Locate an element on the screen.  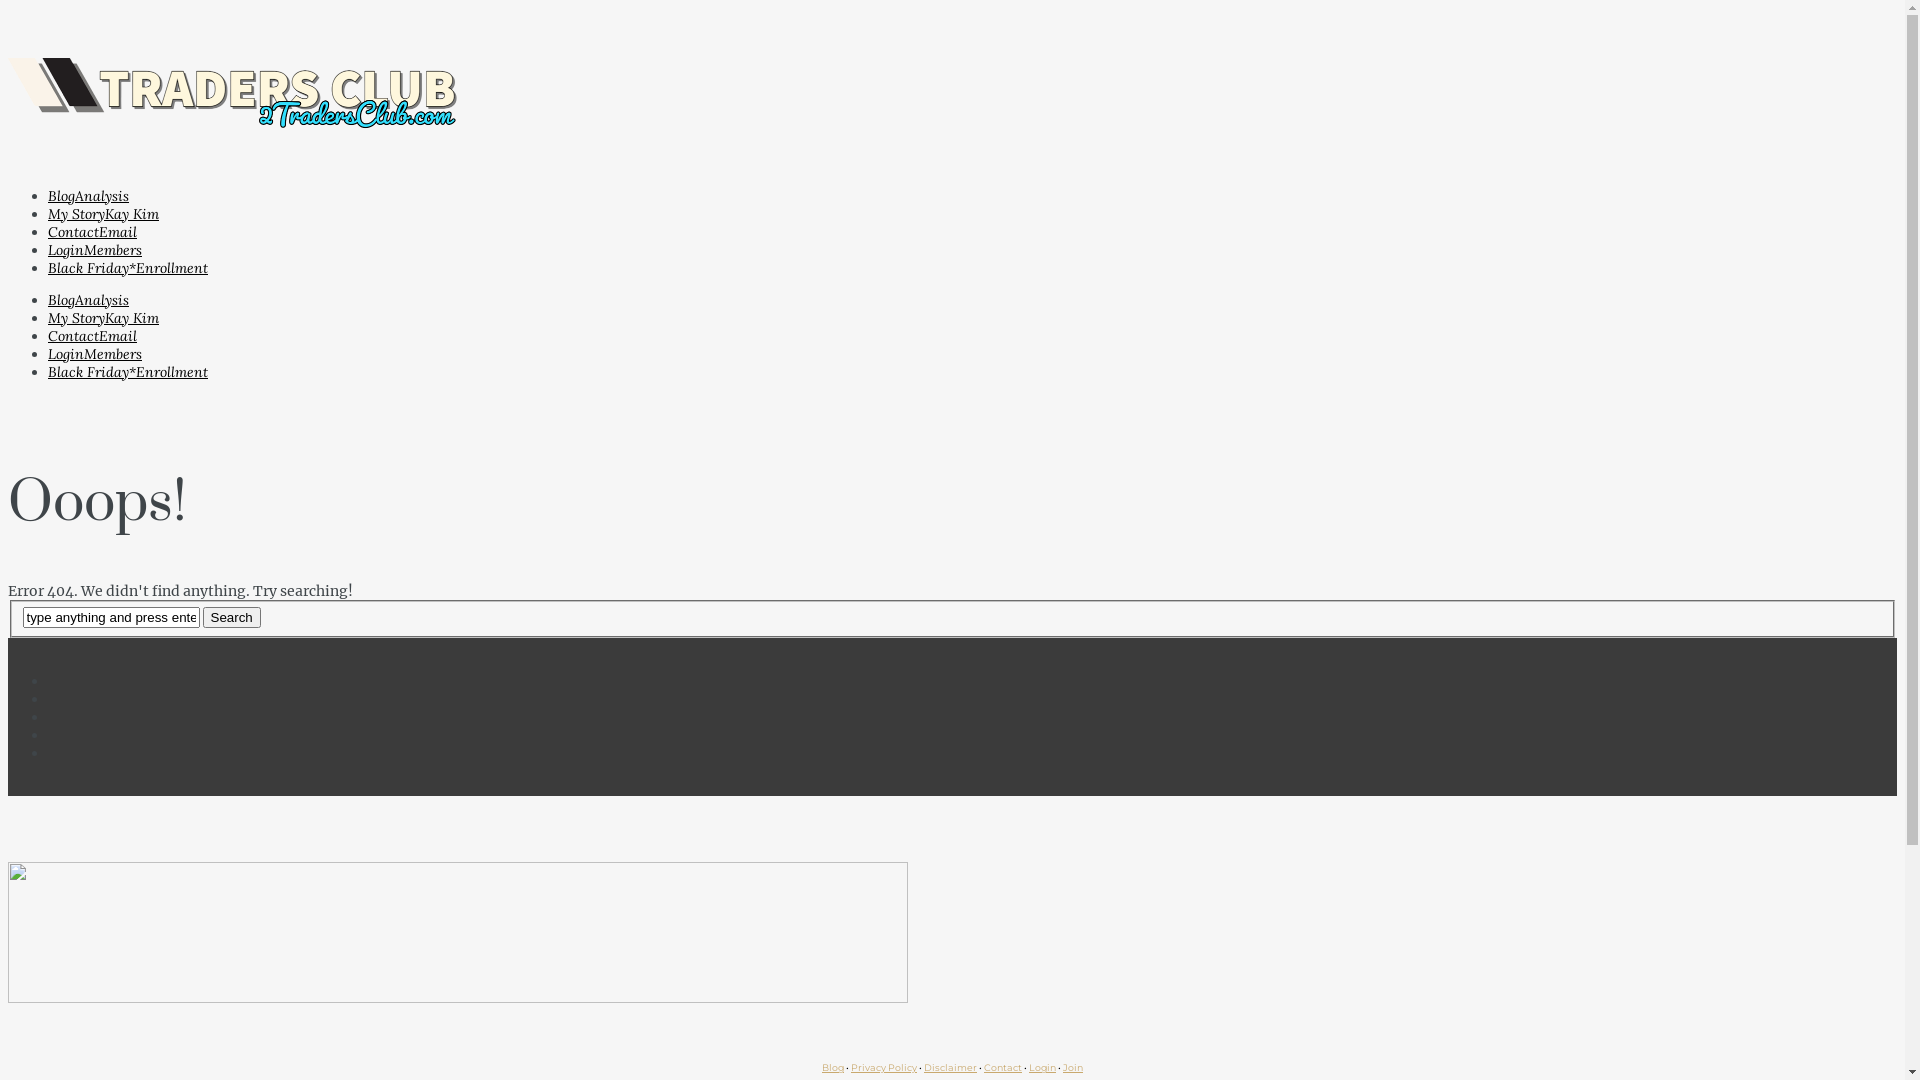
'Blog' is located at coordinates (833, 1066).